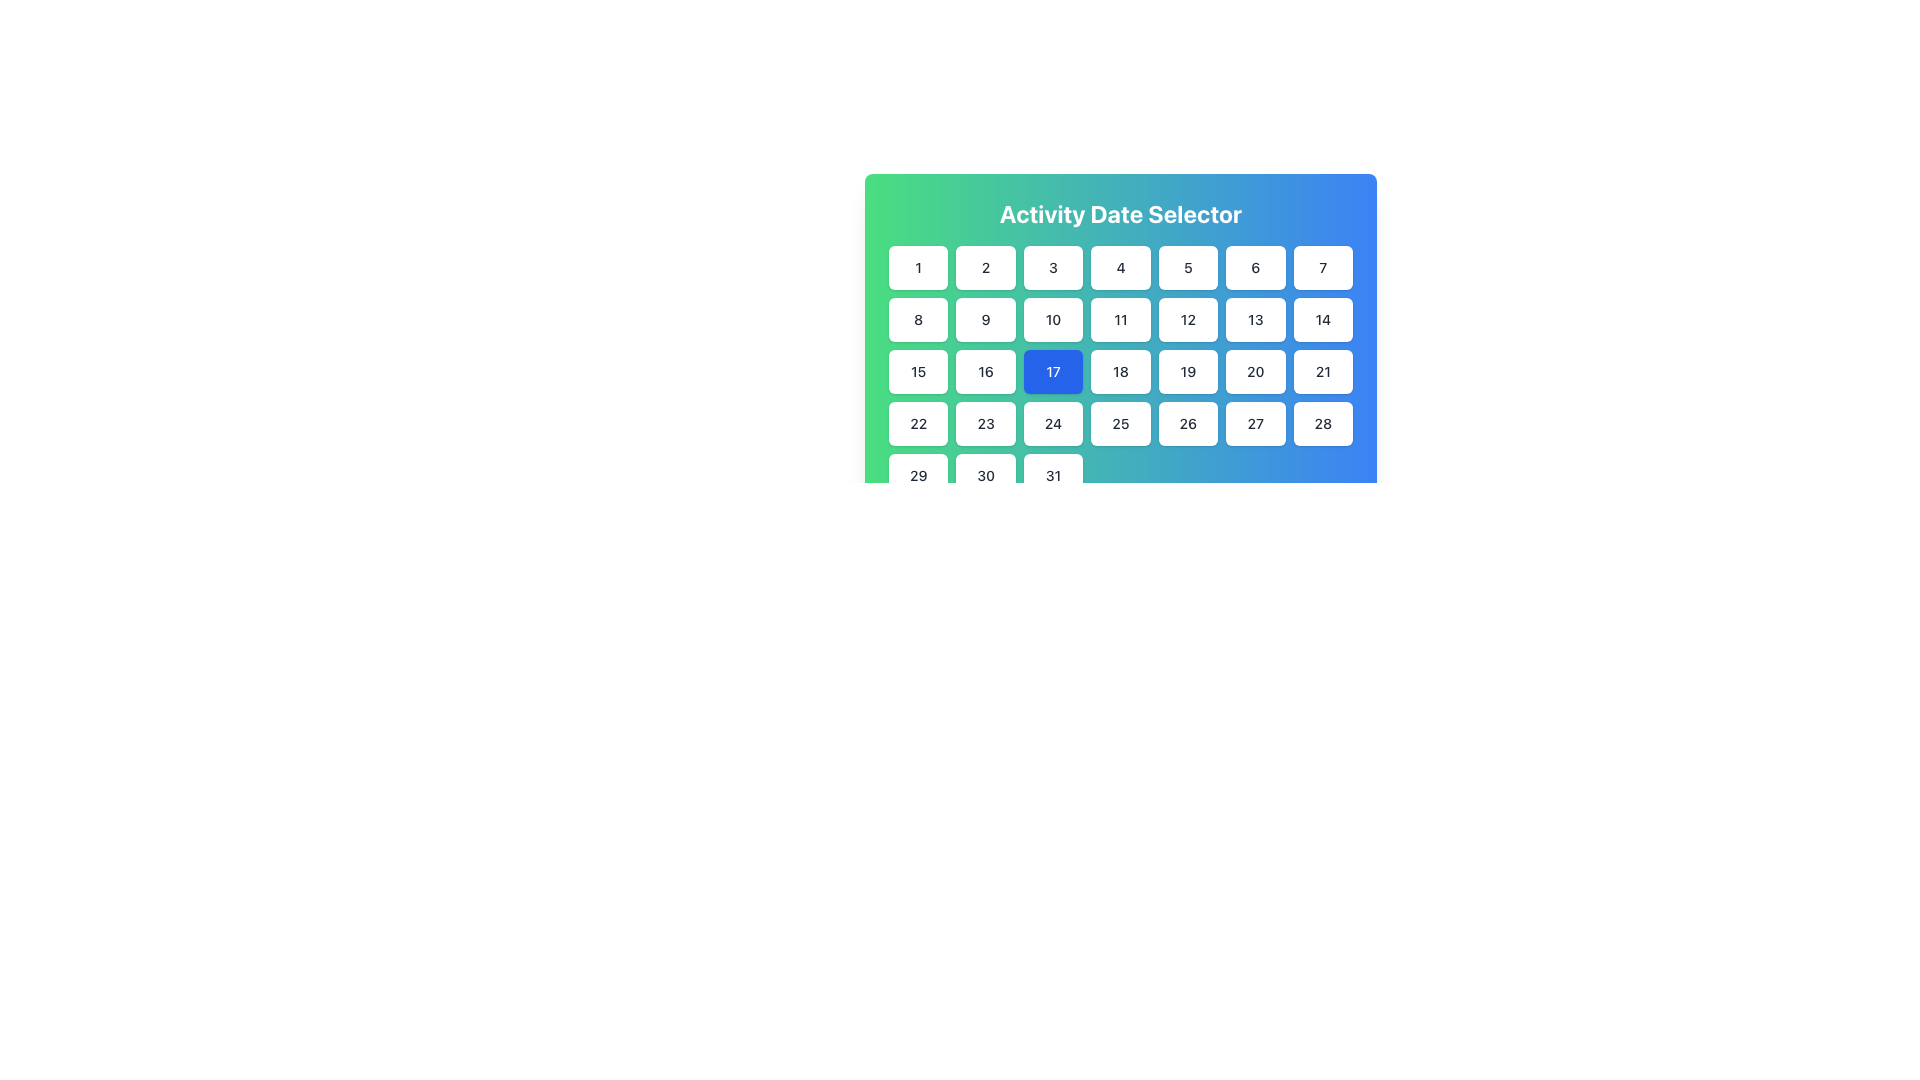 The width and height of the screenshot is (1920, 1080). Describe the element at coordinates (1120, 266) in the screenshot. I see `the button representing the date '4' in the Activity Date Selector component` at that location.